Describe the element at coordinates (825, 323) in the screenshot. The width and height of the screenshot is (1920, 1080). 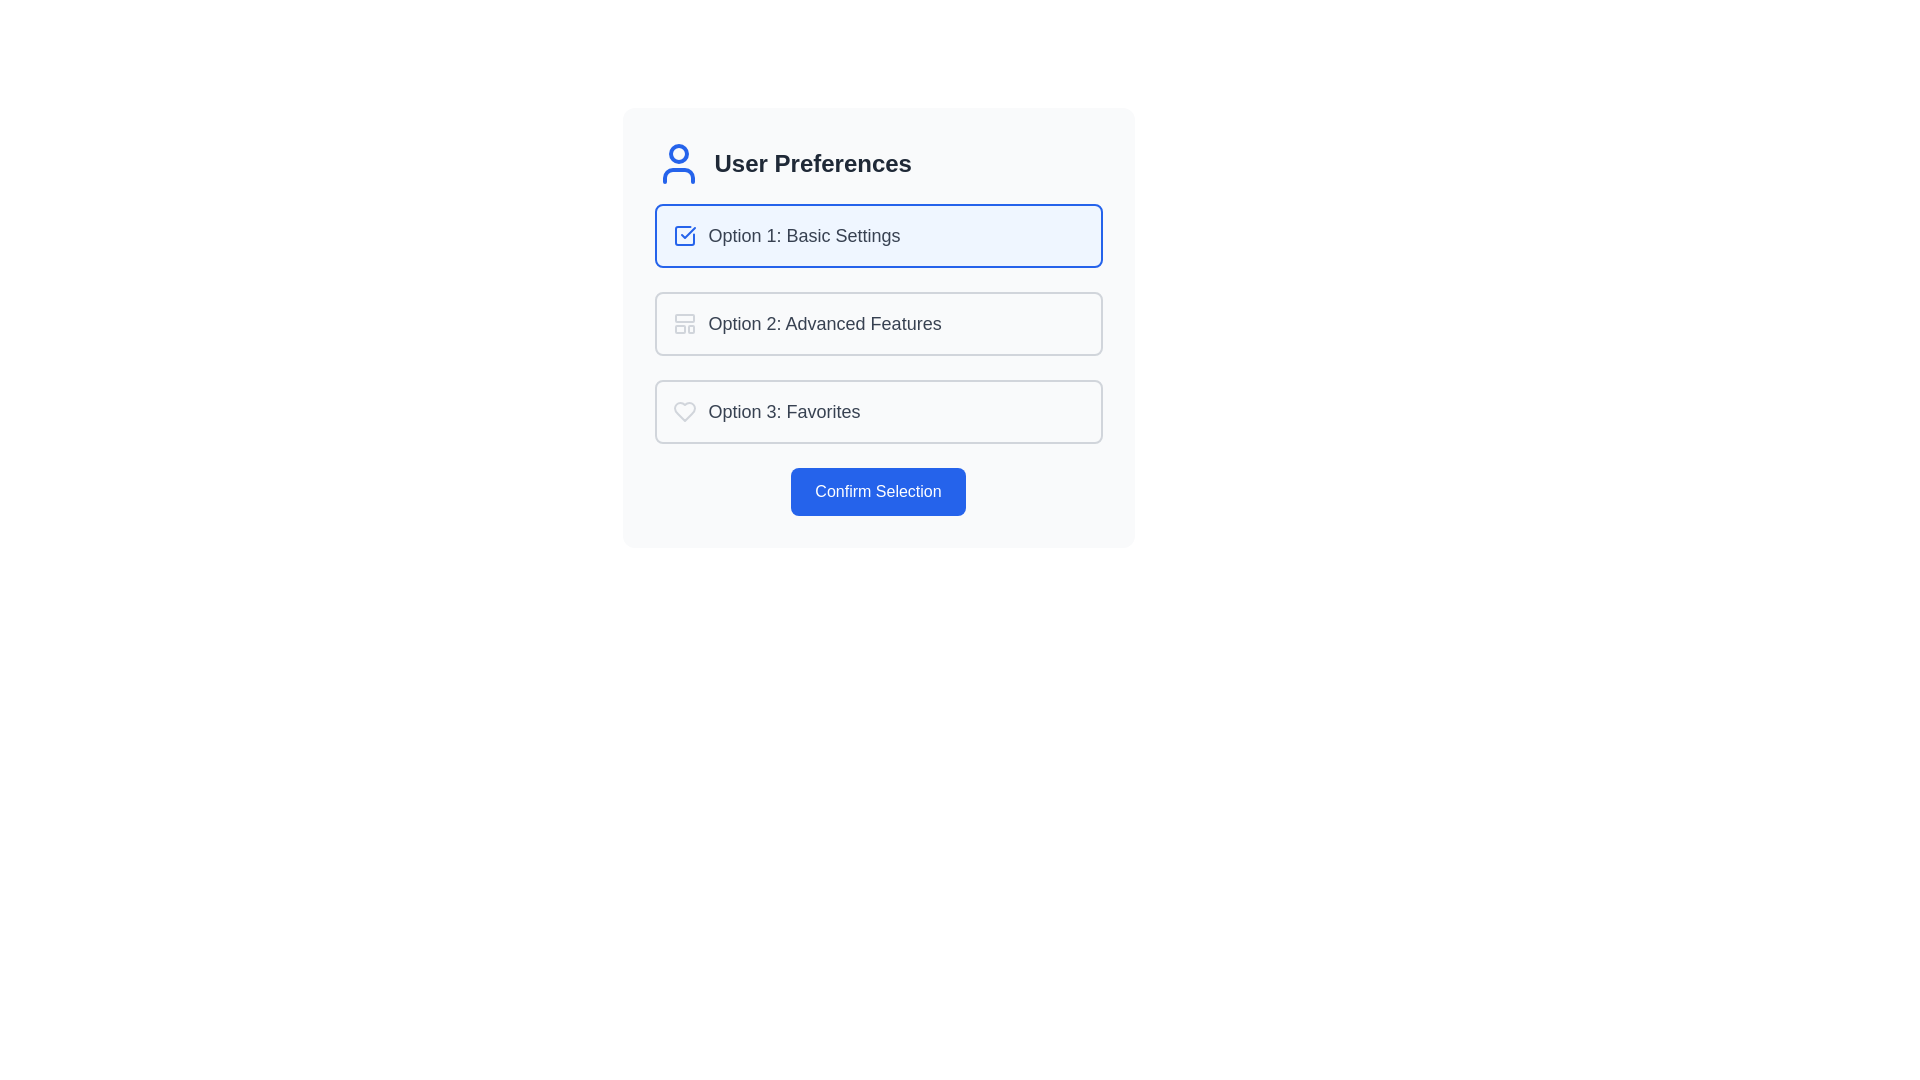
I see `the descriptive label for the second option in the selectable list, which is located below 'Option 1: Basic Settings' and above 'Option 3: Favorites'` at that location.